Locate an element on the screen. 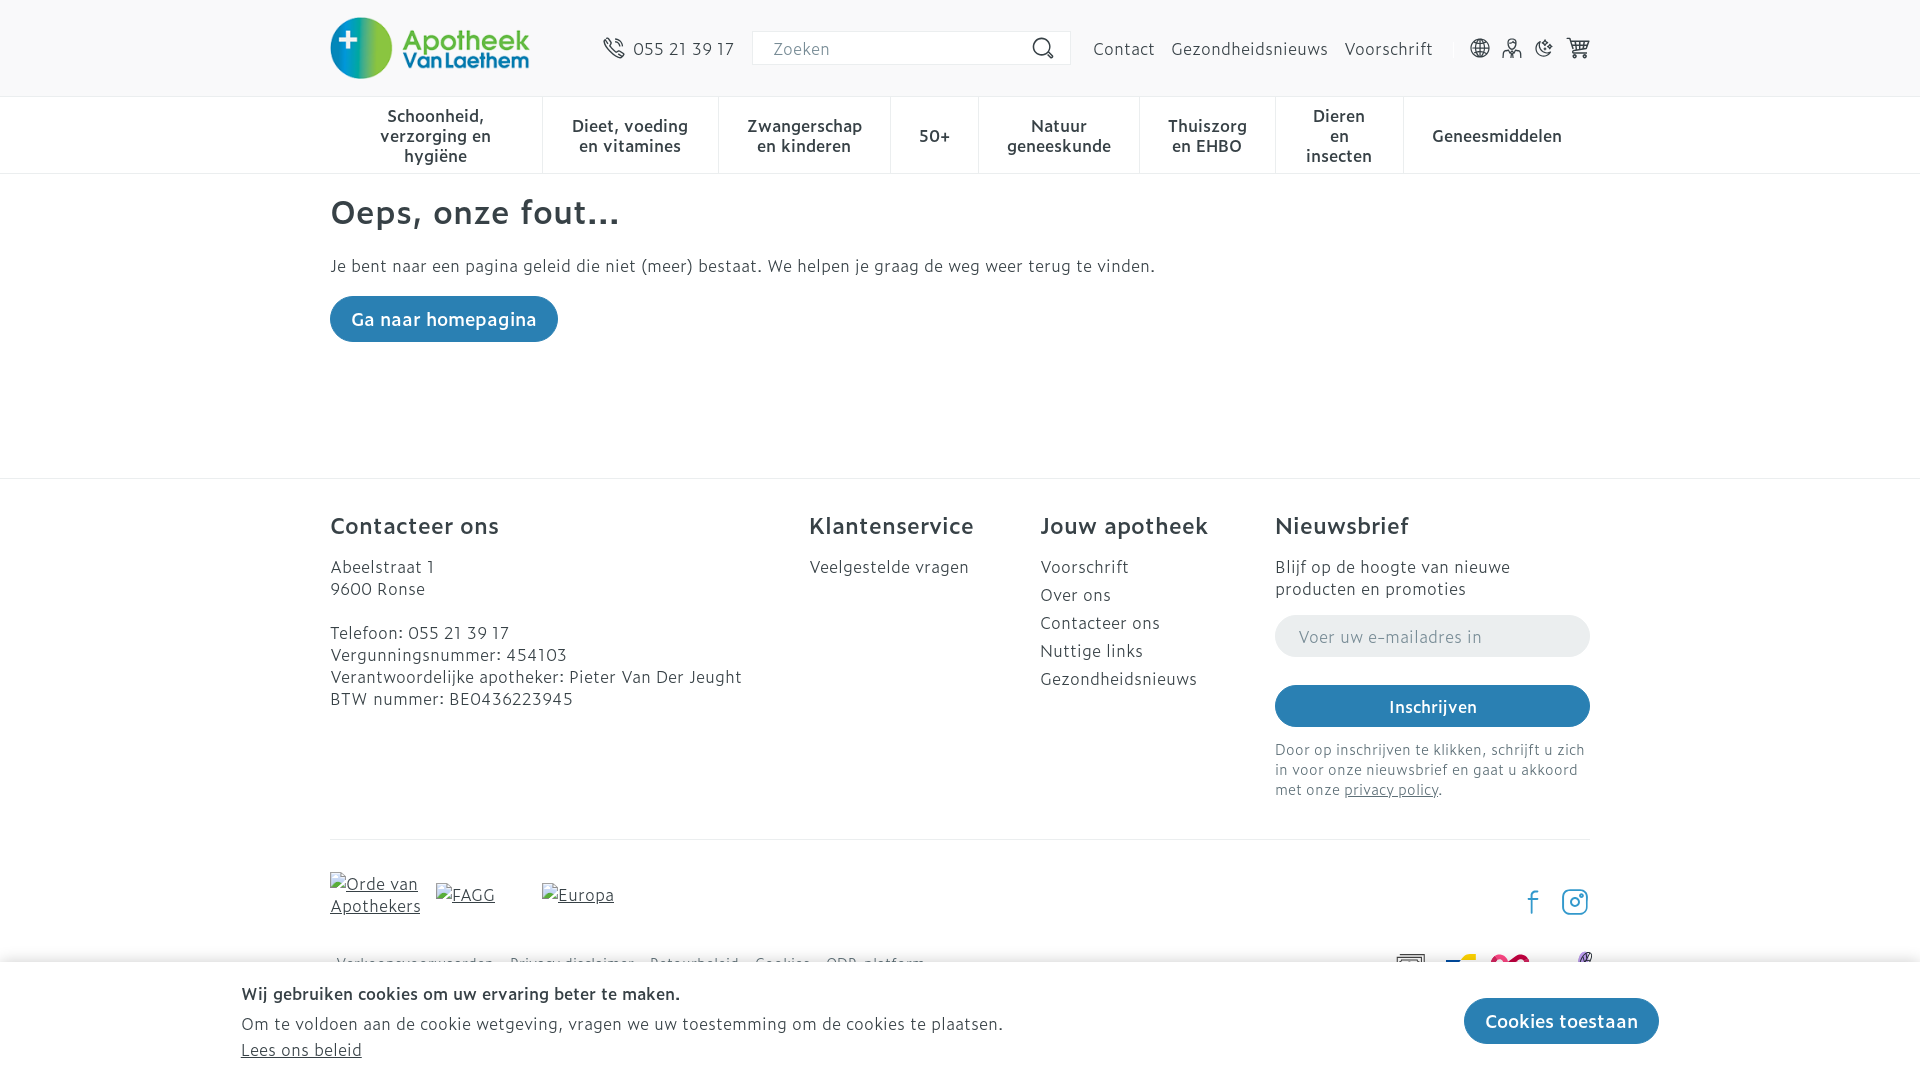 This screenshot has height=1080, width=1920. 'Verkoopsvoorwaarden' is located at coordinates (413, 962).